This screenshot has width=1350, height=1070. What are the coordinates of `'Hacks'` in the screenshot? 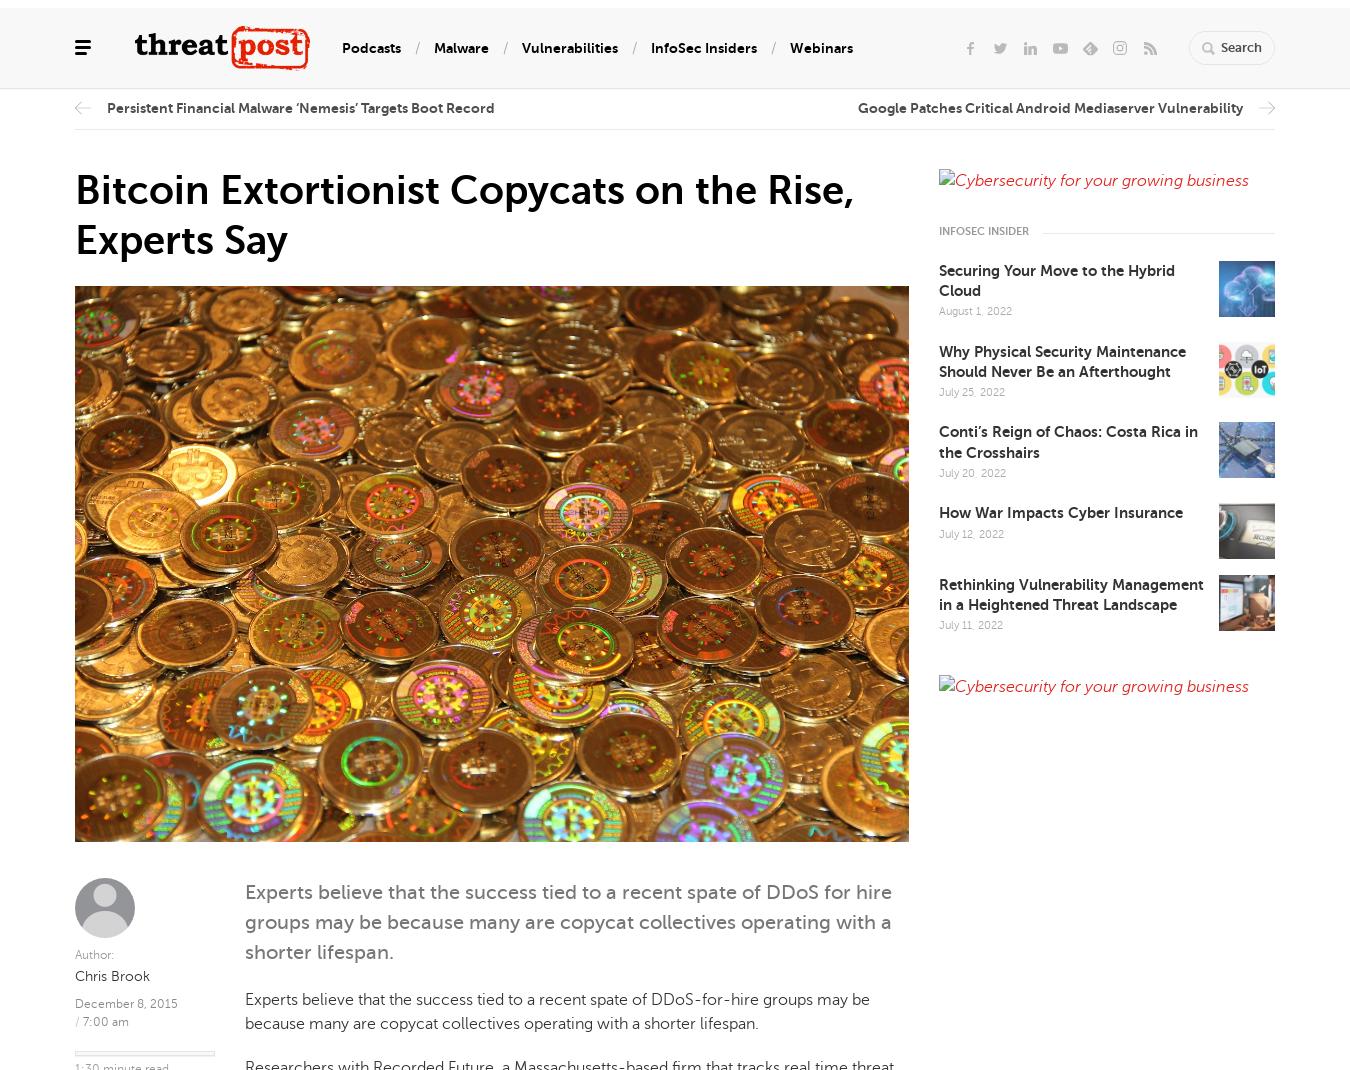 It's located at (94, 294).